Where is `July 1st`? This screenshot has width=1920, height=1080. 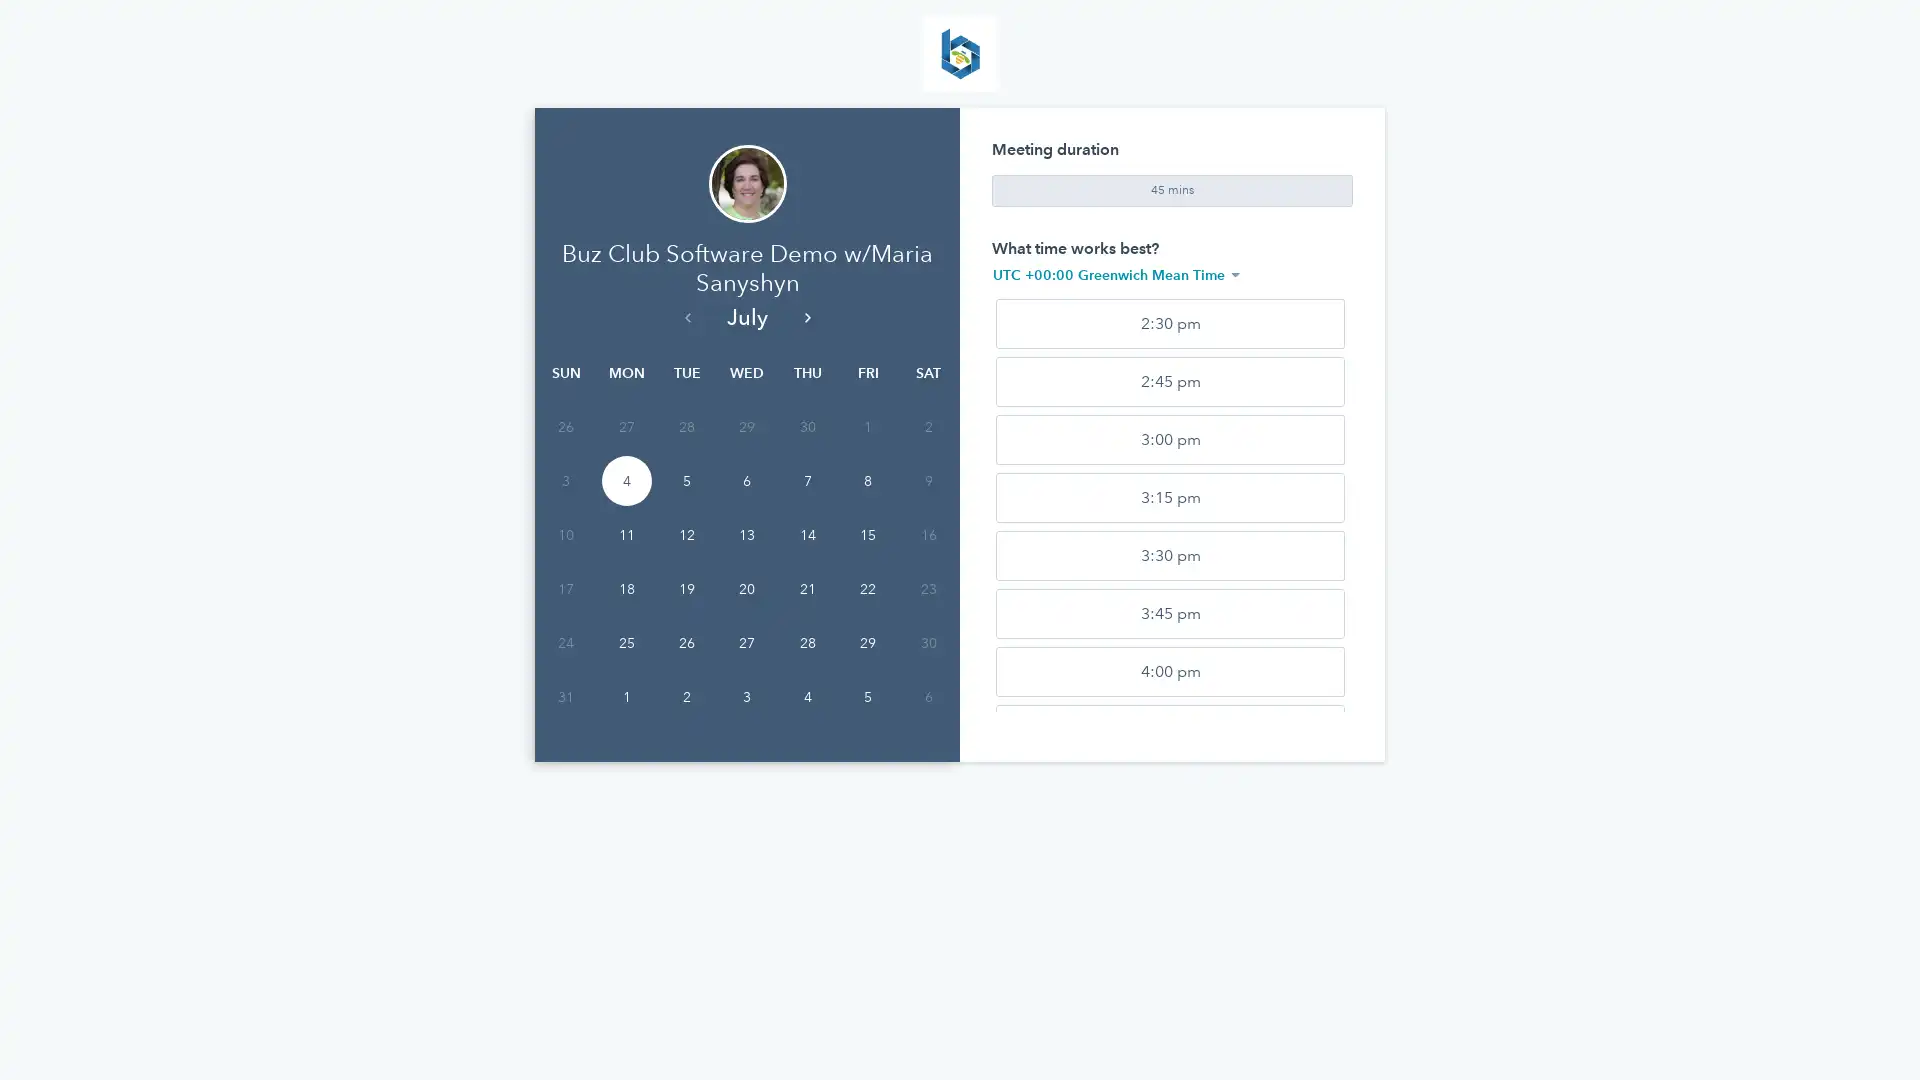 July 1st is located at coordinates (868, 426).